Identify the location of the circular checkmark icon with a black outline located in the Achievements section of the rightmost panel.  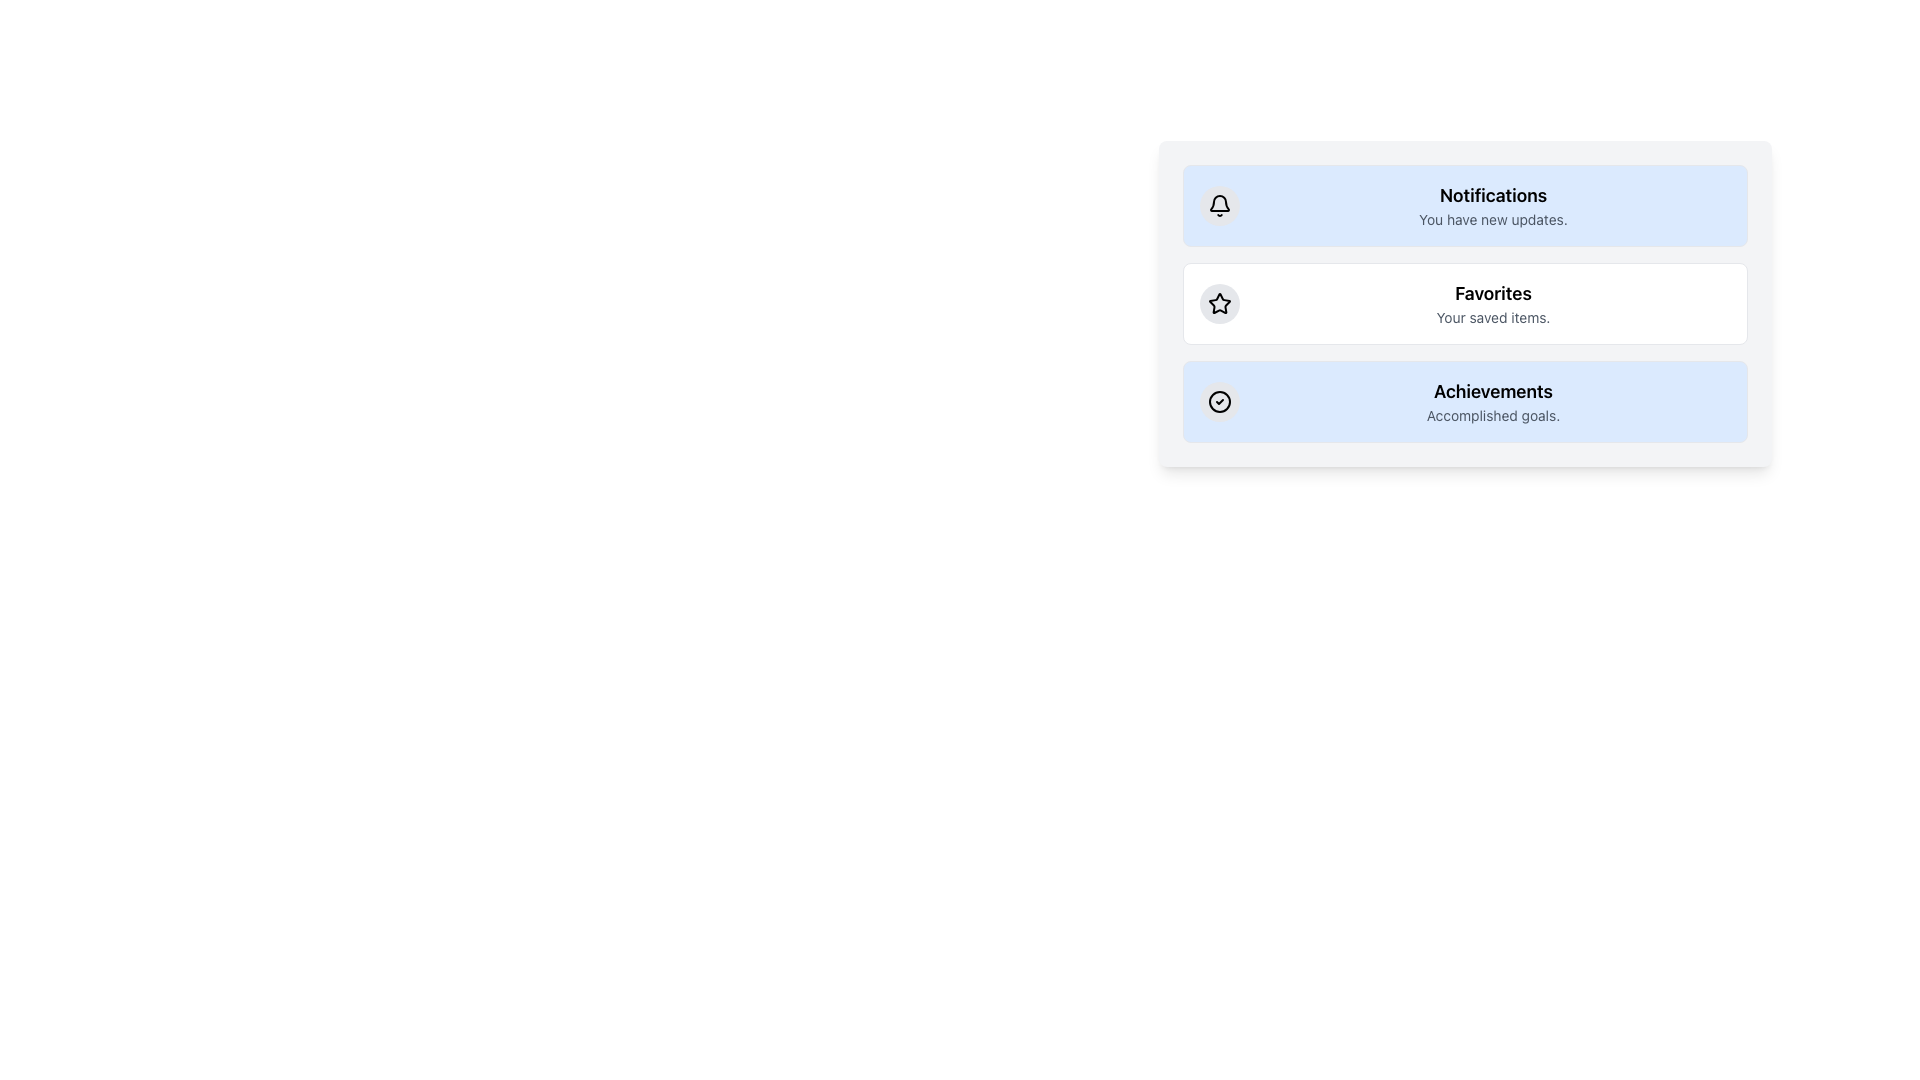
(1218, 401).